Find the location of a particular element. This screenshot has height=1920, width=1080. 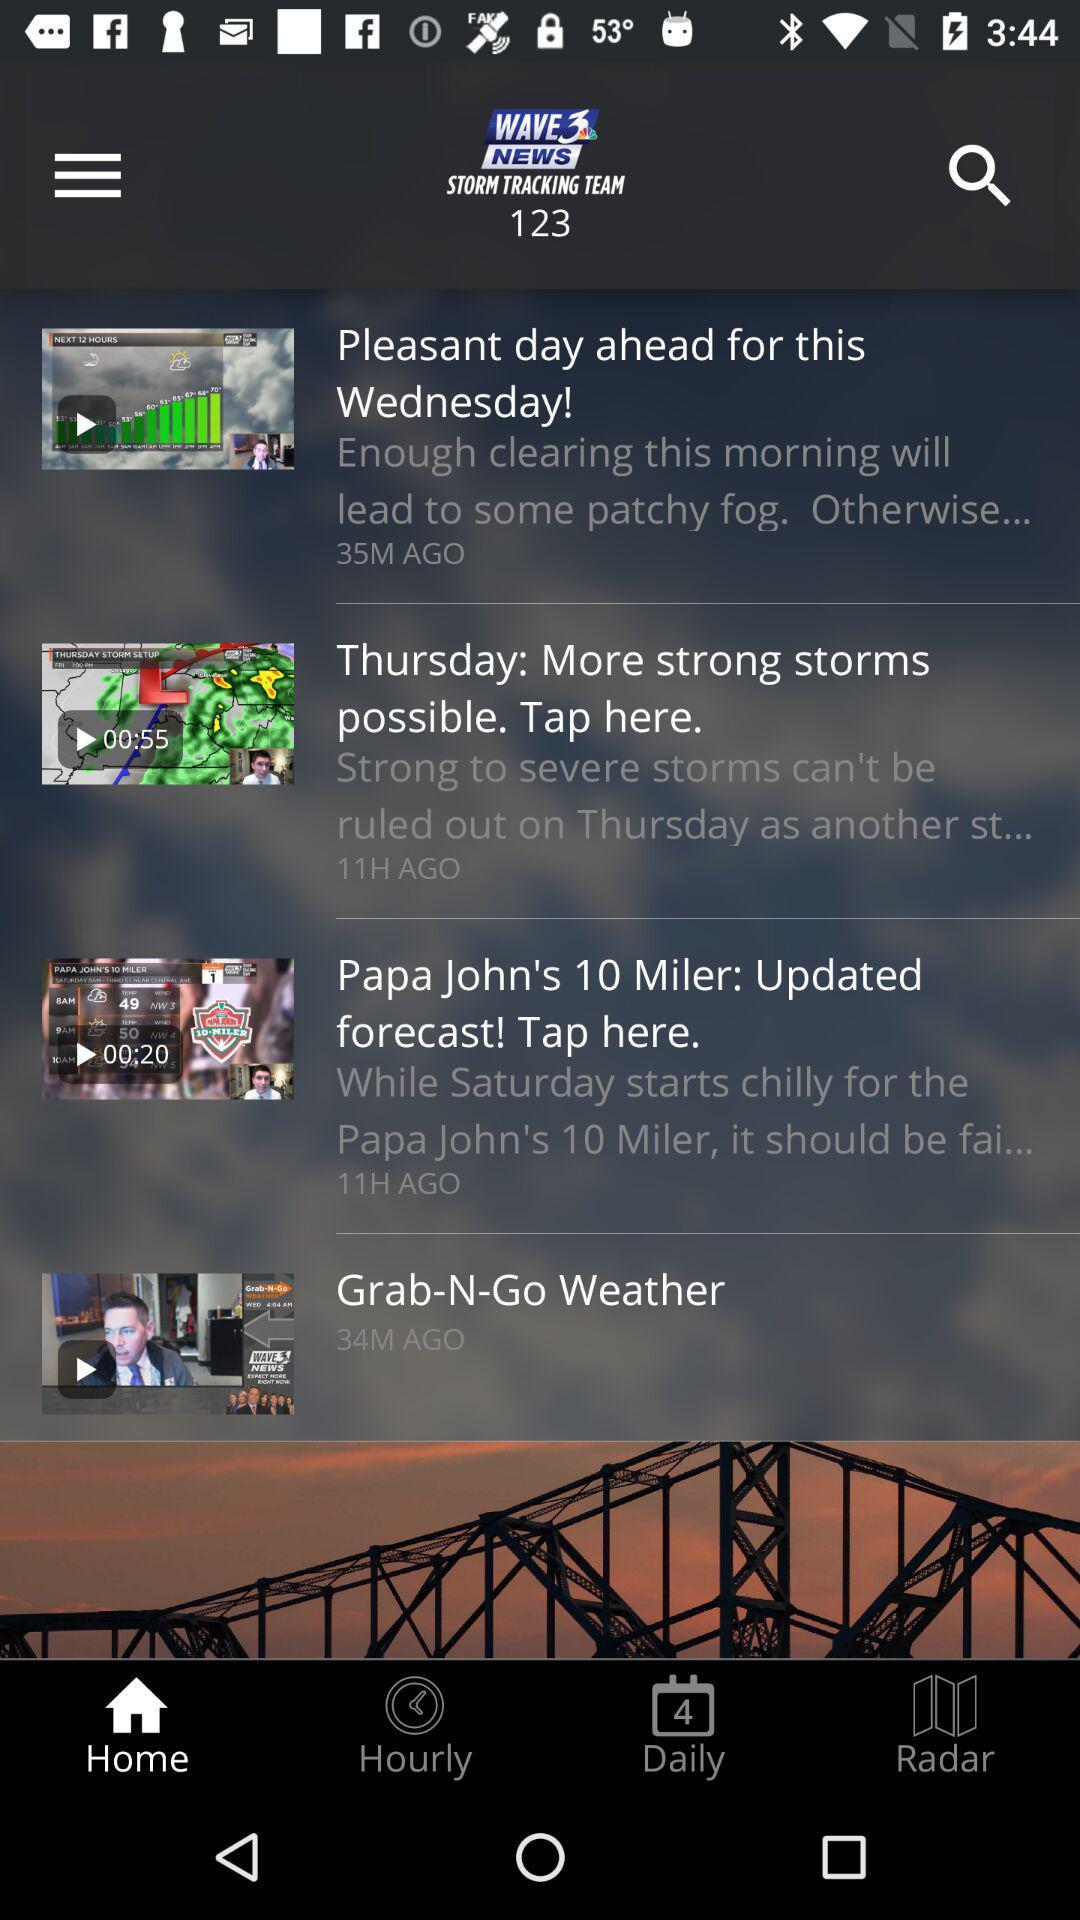

item to the left of the hourly radio button is located at coordinates (135, 1726).